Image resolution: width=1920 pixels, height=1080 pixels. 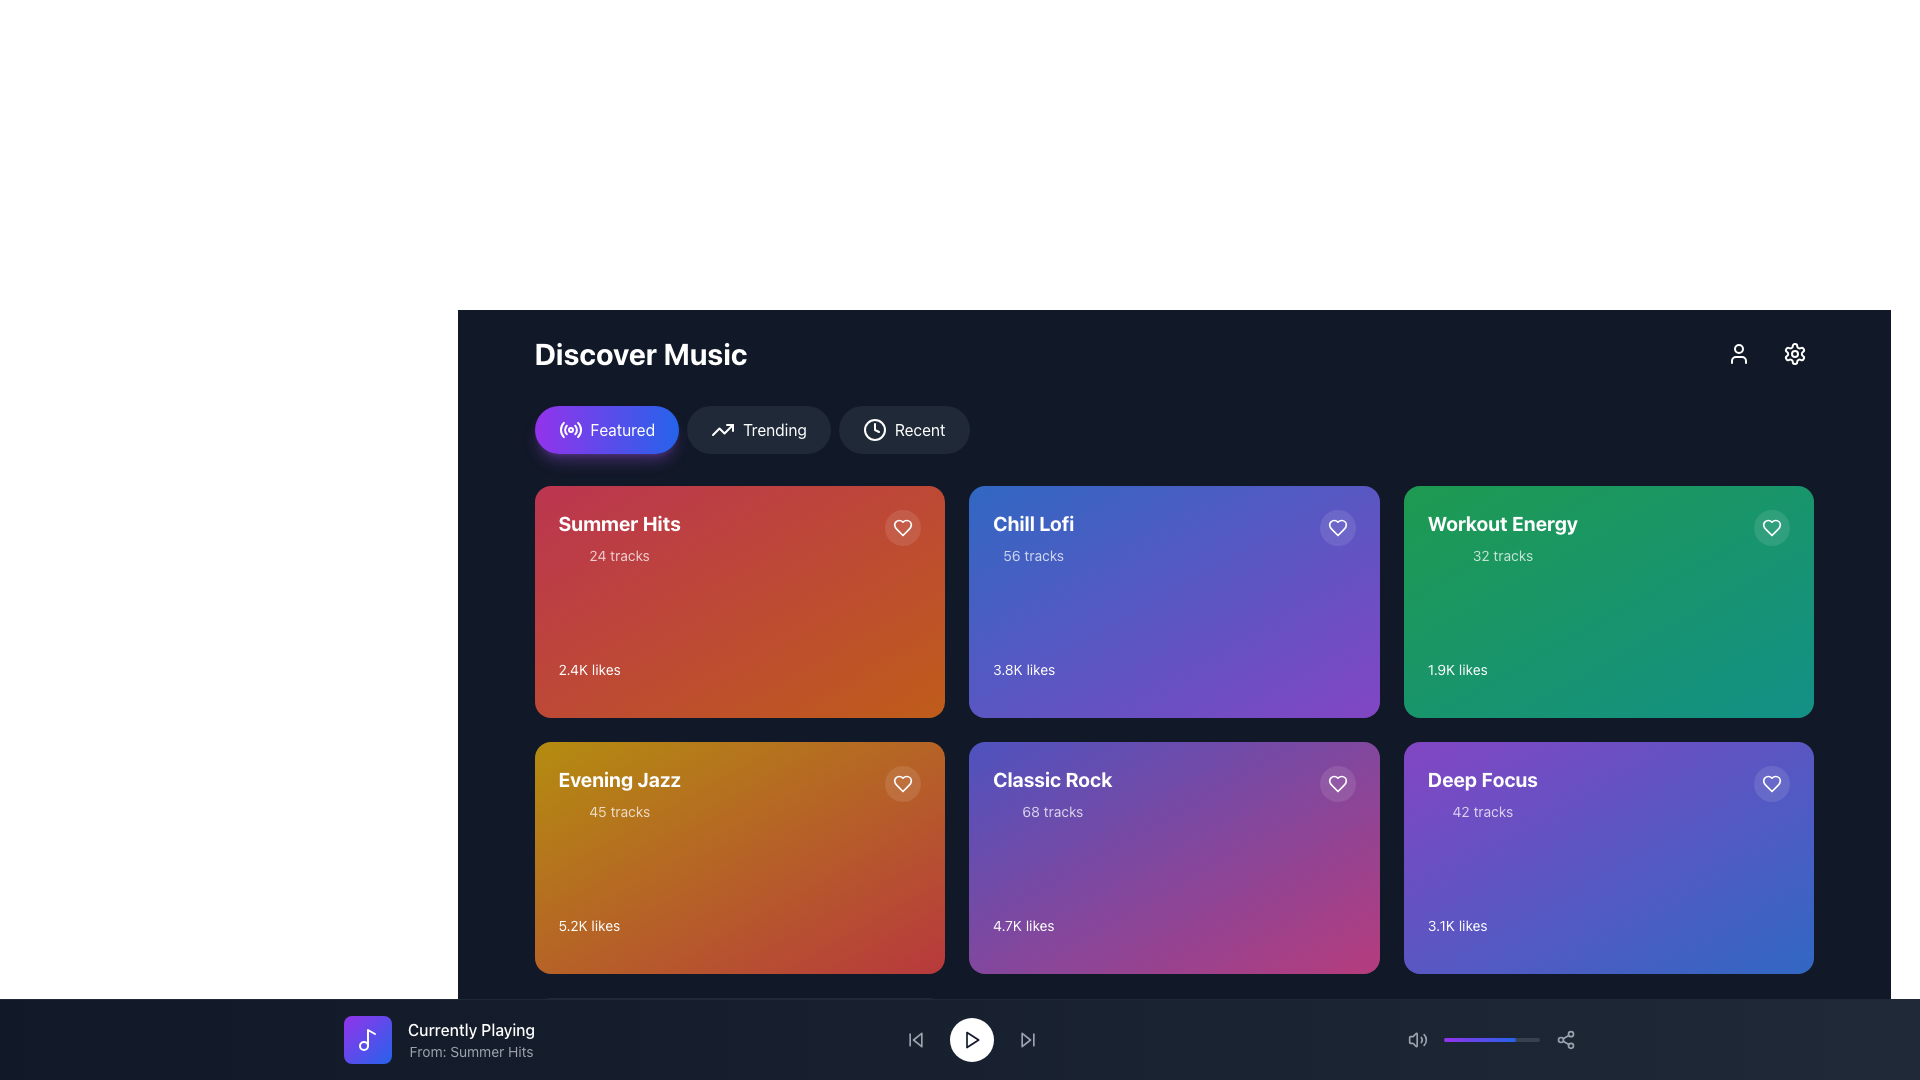 What do you see at coordinates (1331, 956) in the screenshot?
I see `the play button located in the bottom-right corner of the 'Classic Rock' tile to initiate playback for the associated album or playlist` at bounding box center [1331, 956].